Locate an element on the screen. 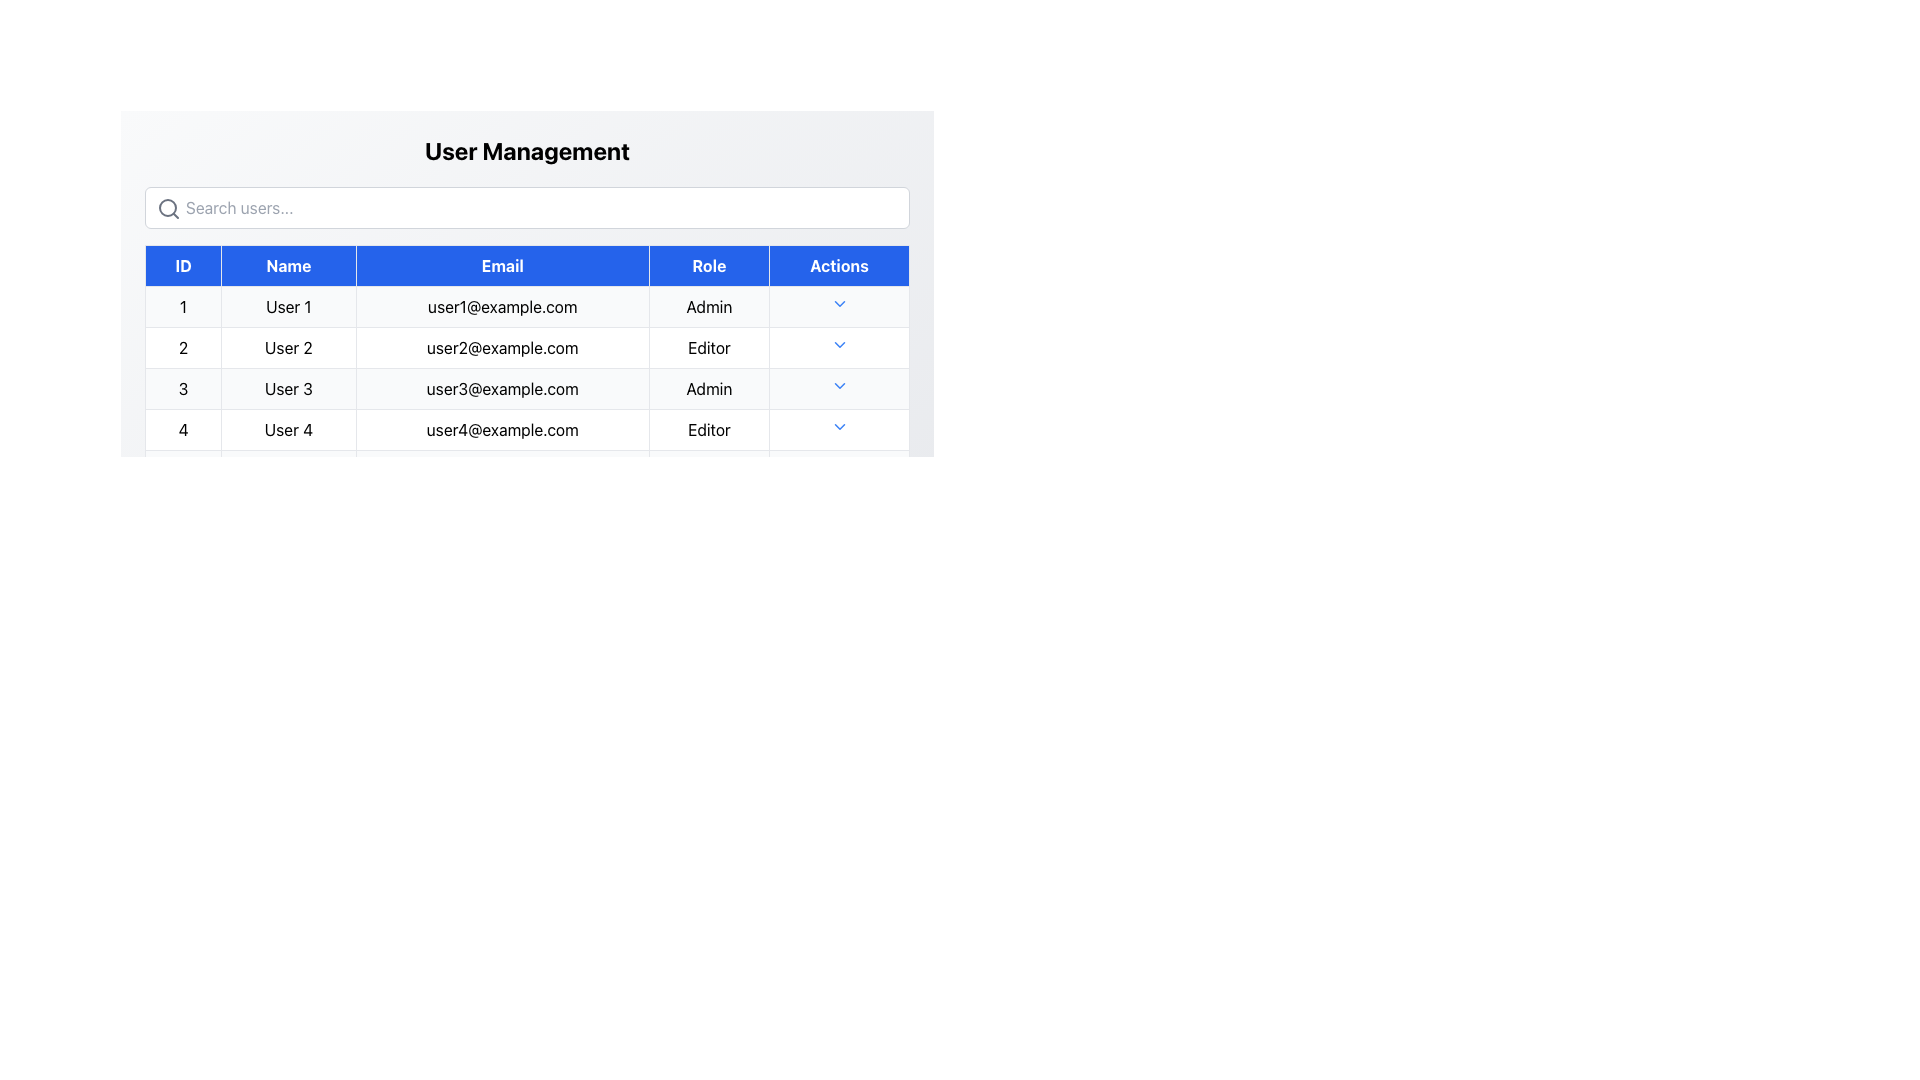 Image resolution: width=1920 pixels, height=1080 pixels. the Text Label displaying 'User 1' located in the second column of the table under the 'Name' column is located at coordinates (287, 307).